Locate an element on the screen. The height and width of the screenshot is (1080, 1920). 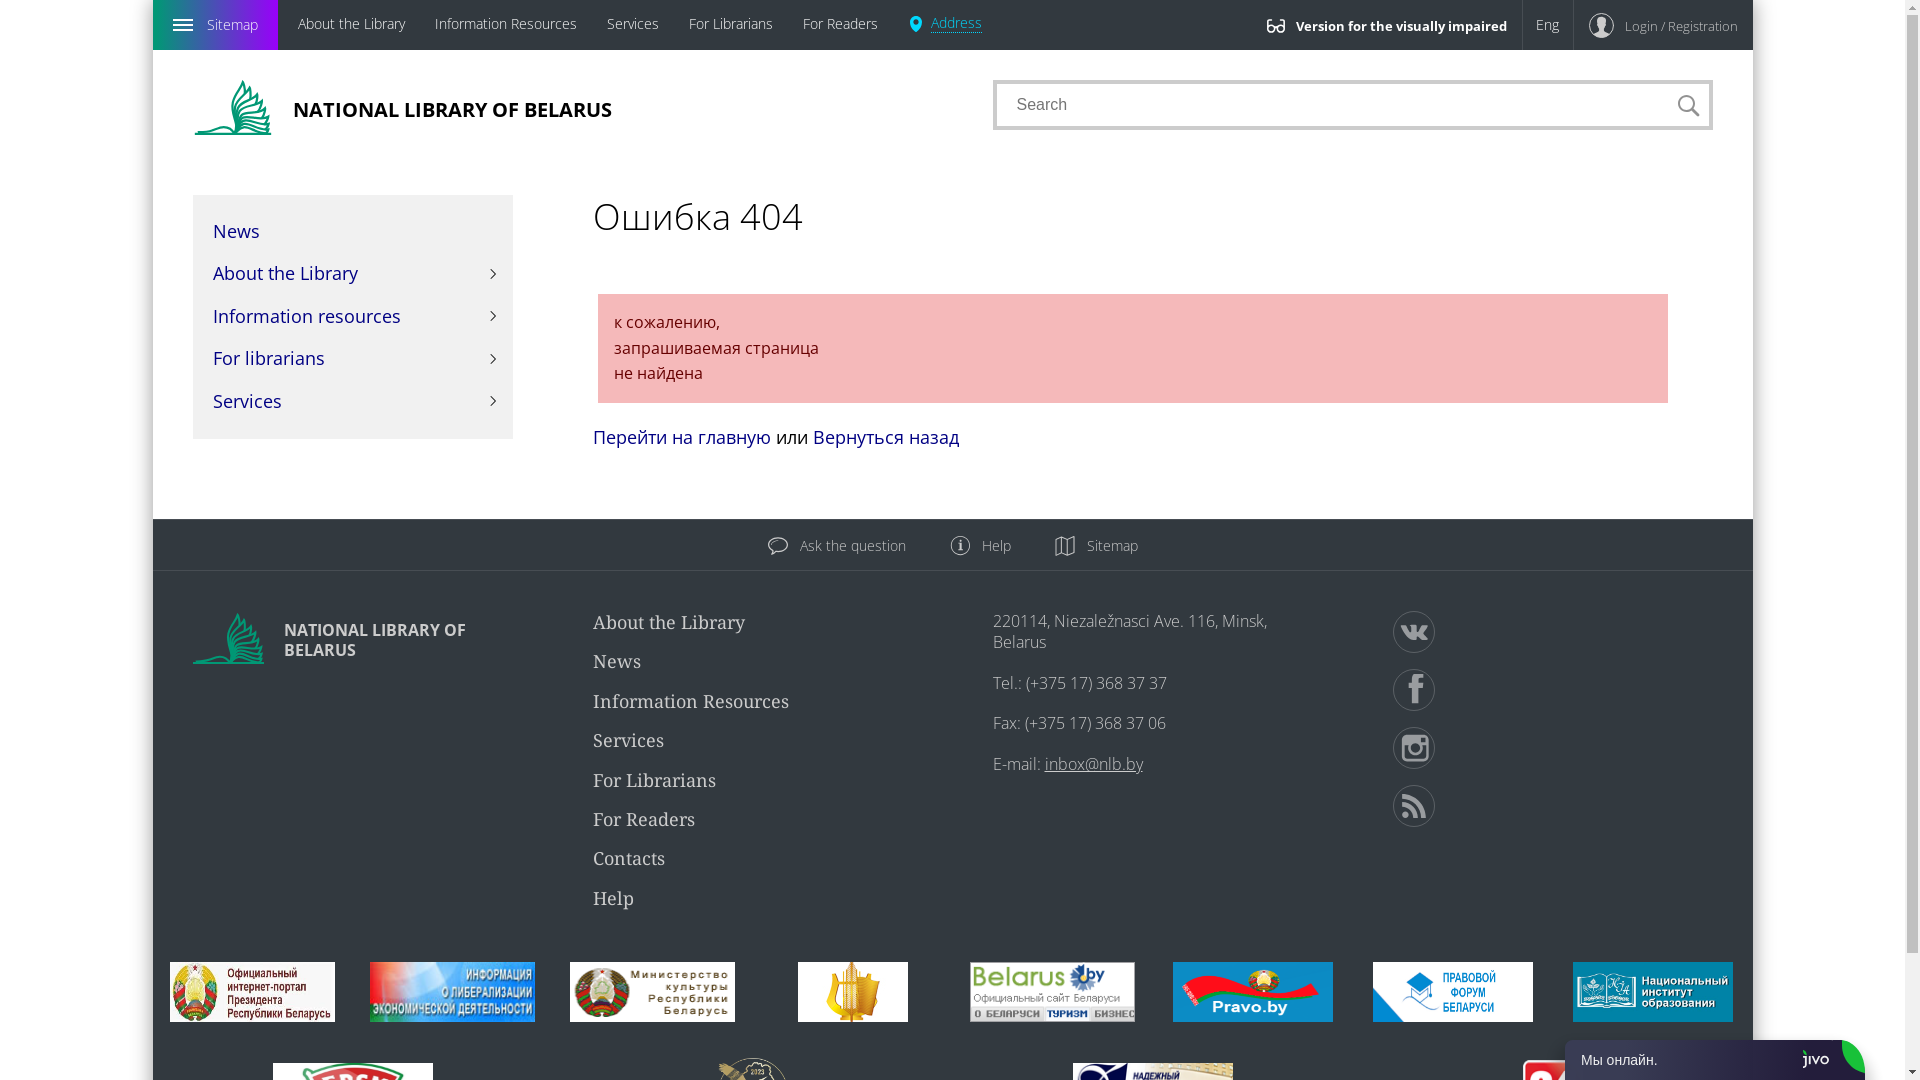
'Address' is located at coordinates (944, 24).